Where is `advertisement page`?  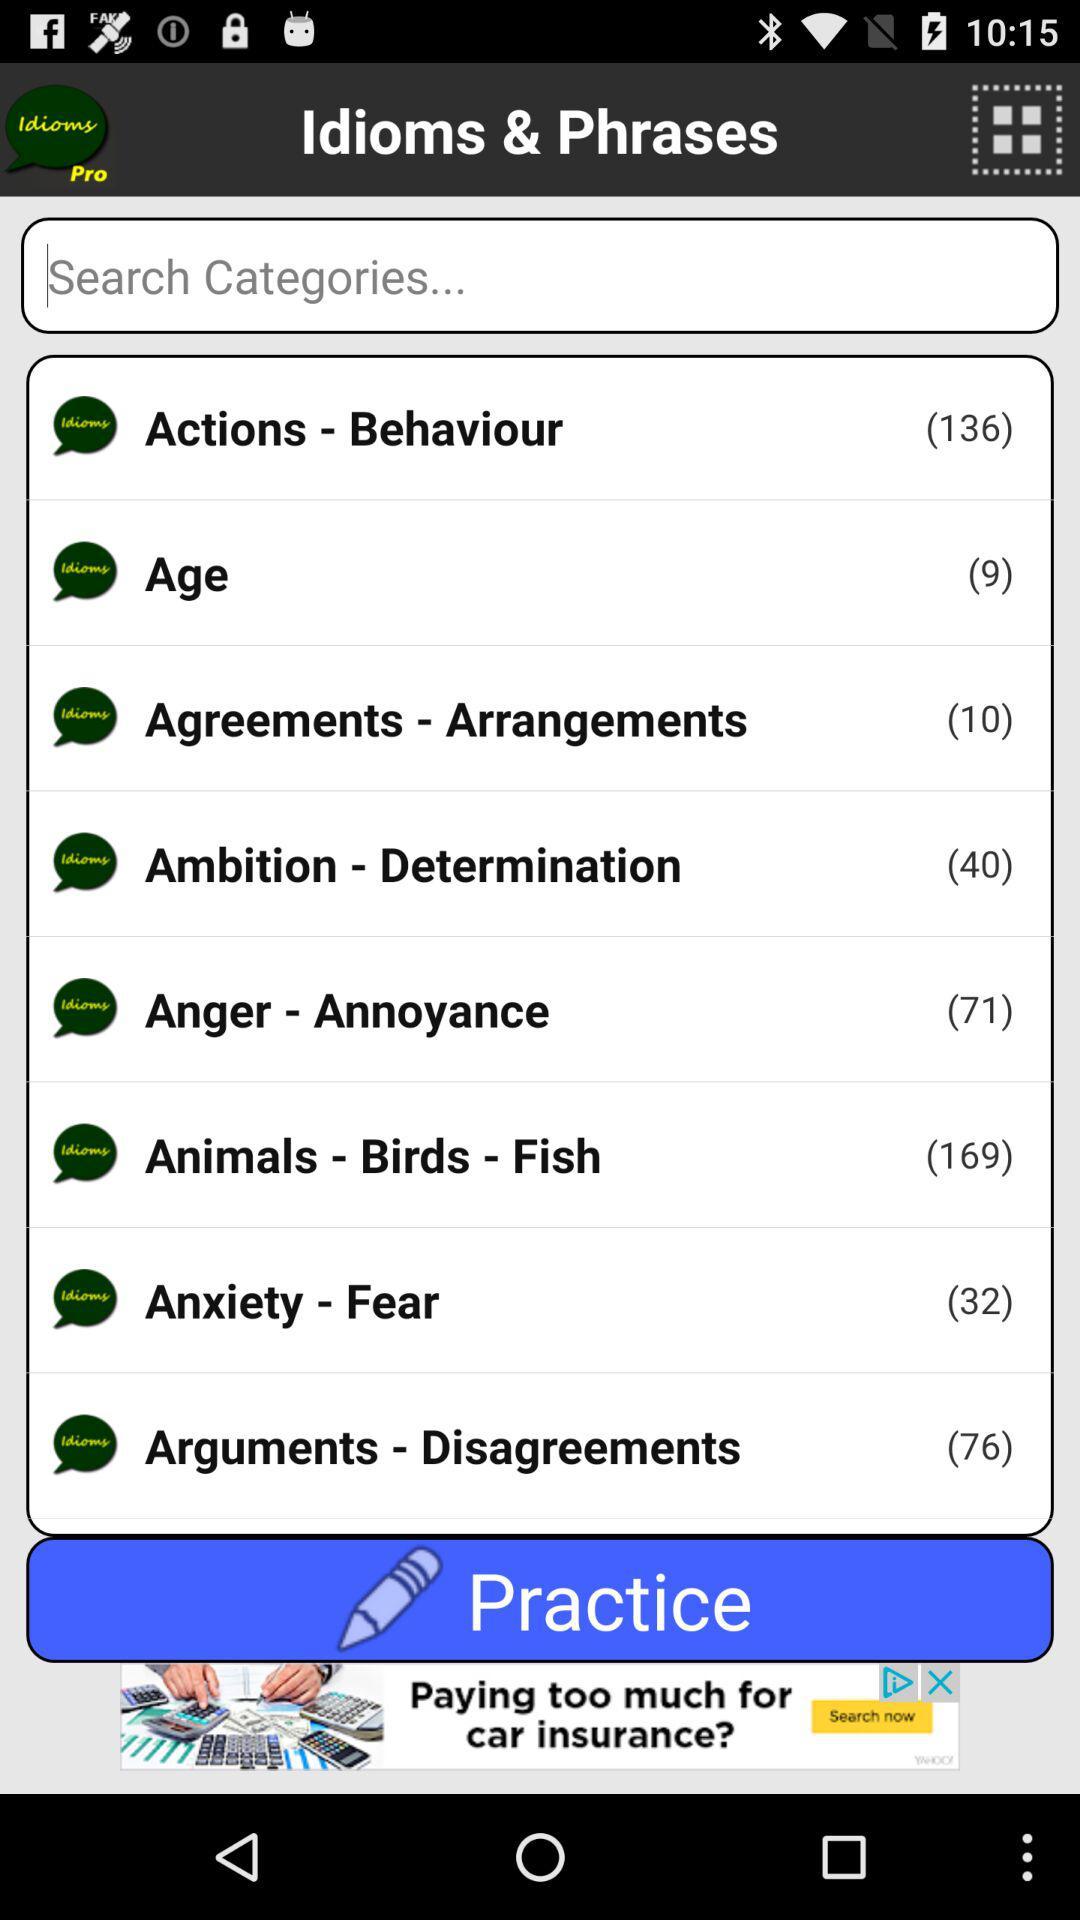 advertisement page is located at coordinates (540, 1727).